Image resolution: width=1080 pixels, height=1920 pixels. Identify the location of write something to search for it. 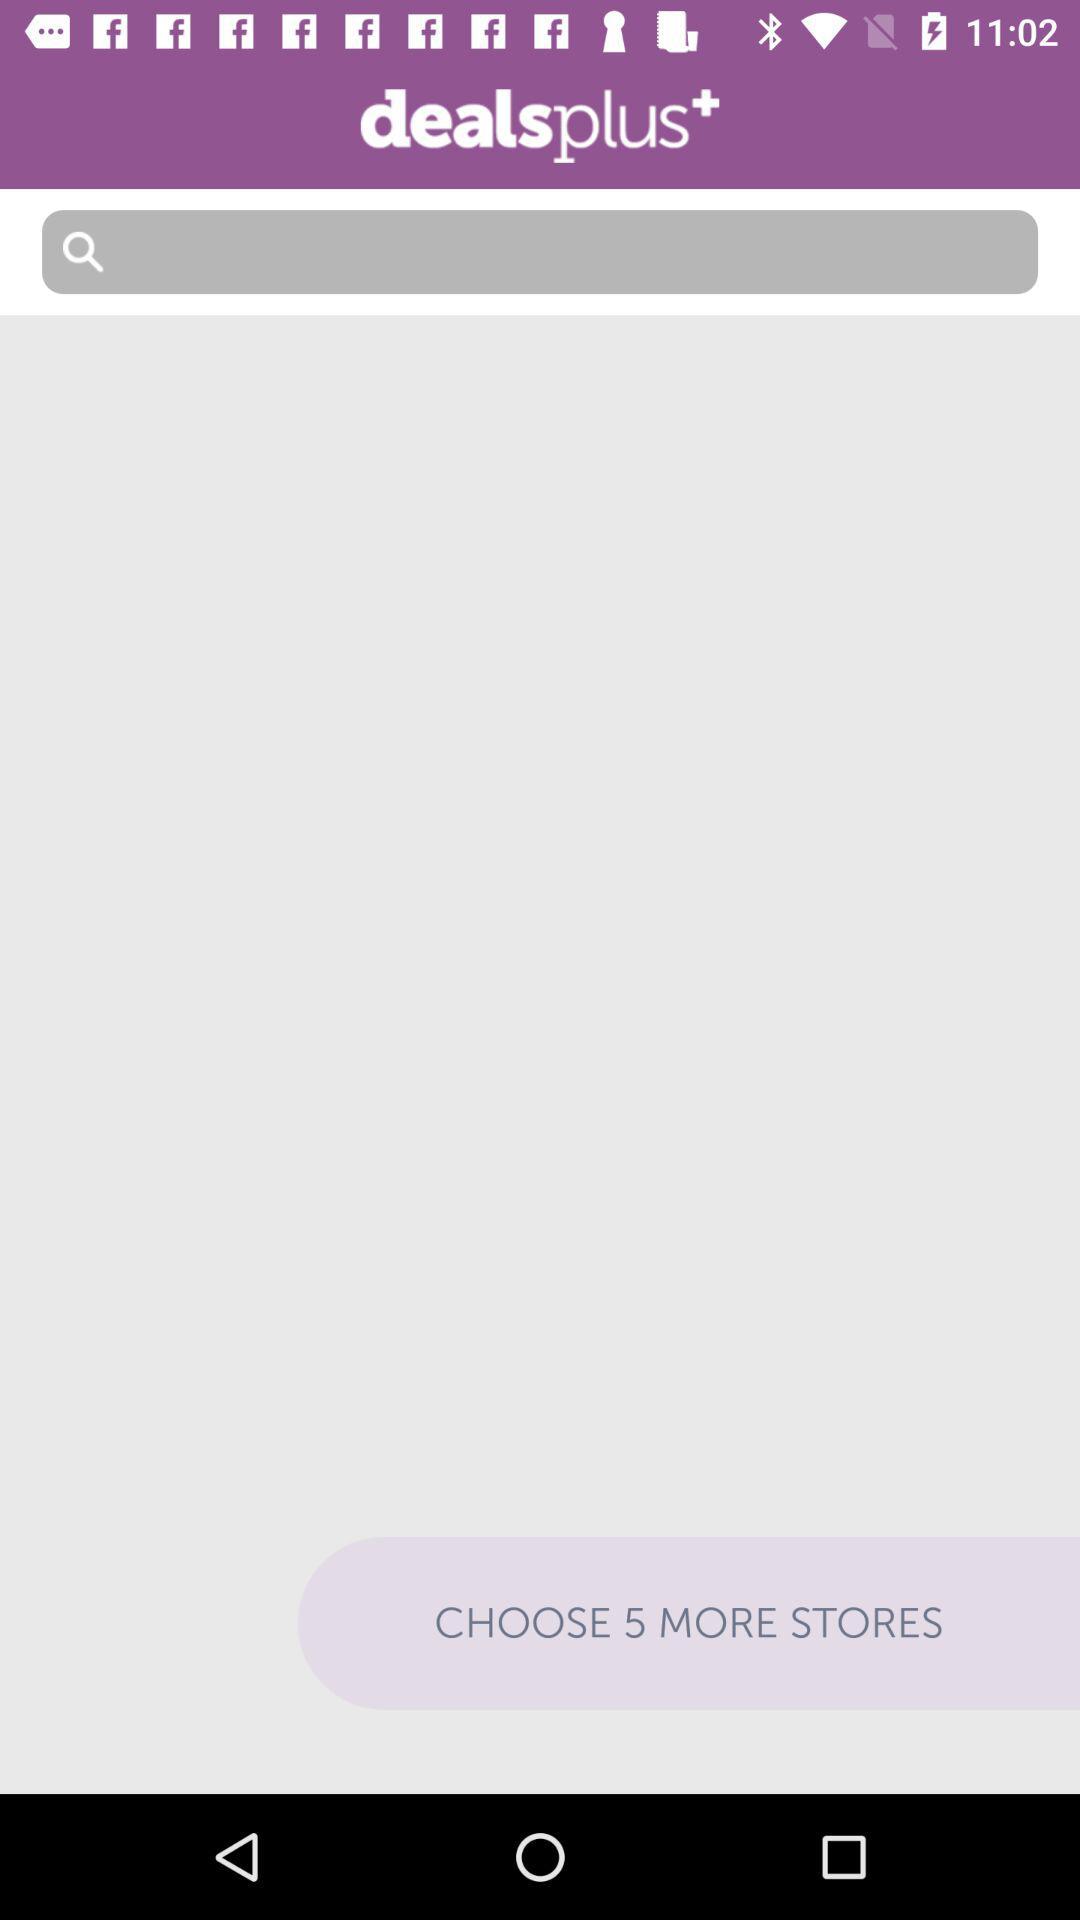
(540, 251).